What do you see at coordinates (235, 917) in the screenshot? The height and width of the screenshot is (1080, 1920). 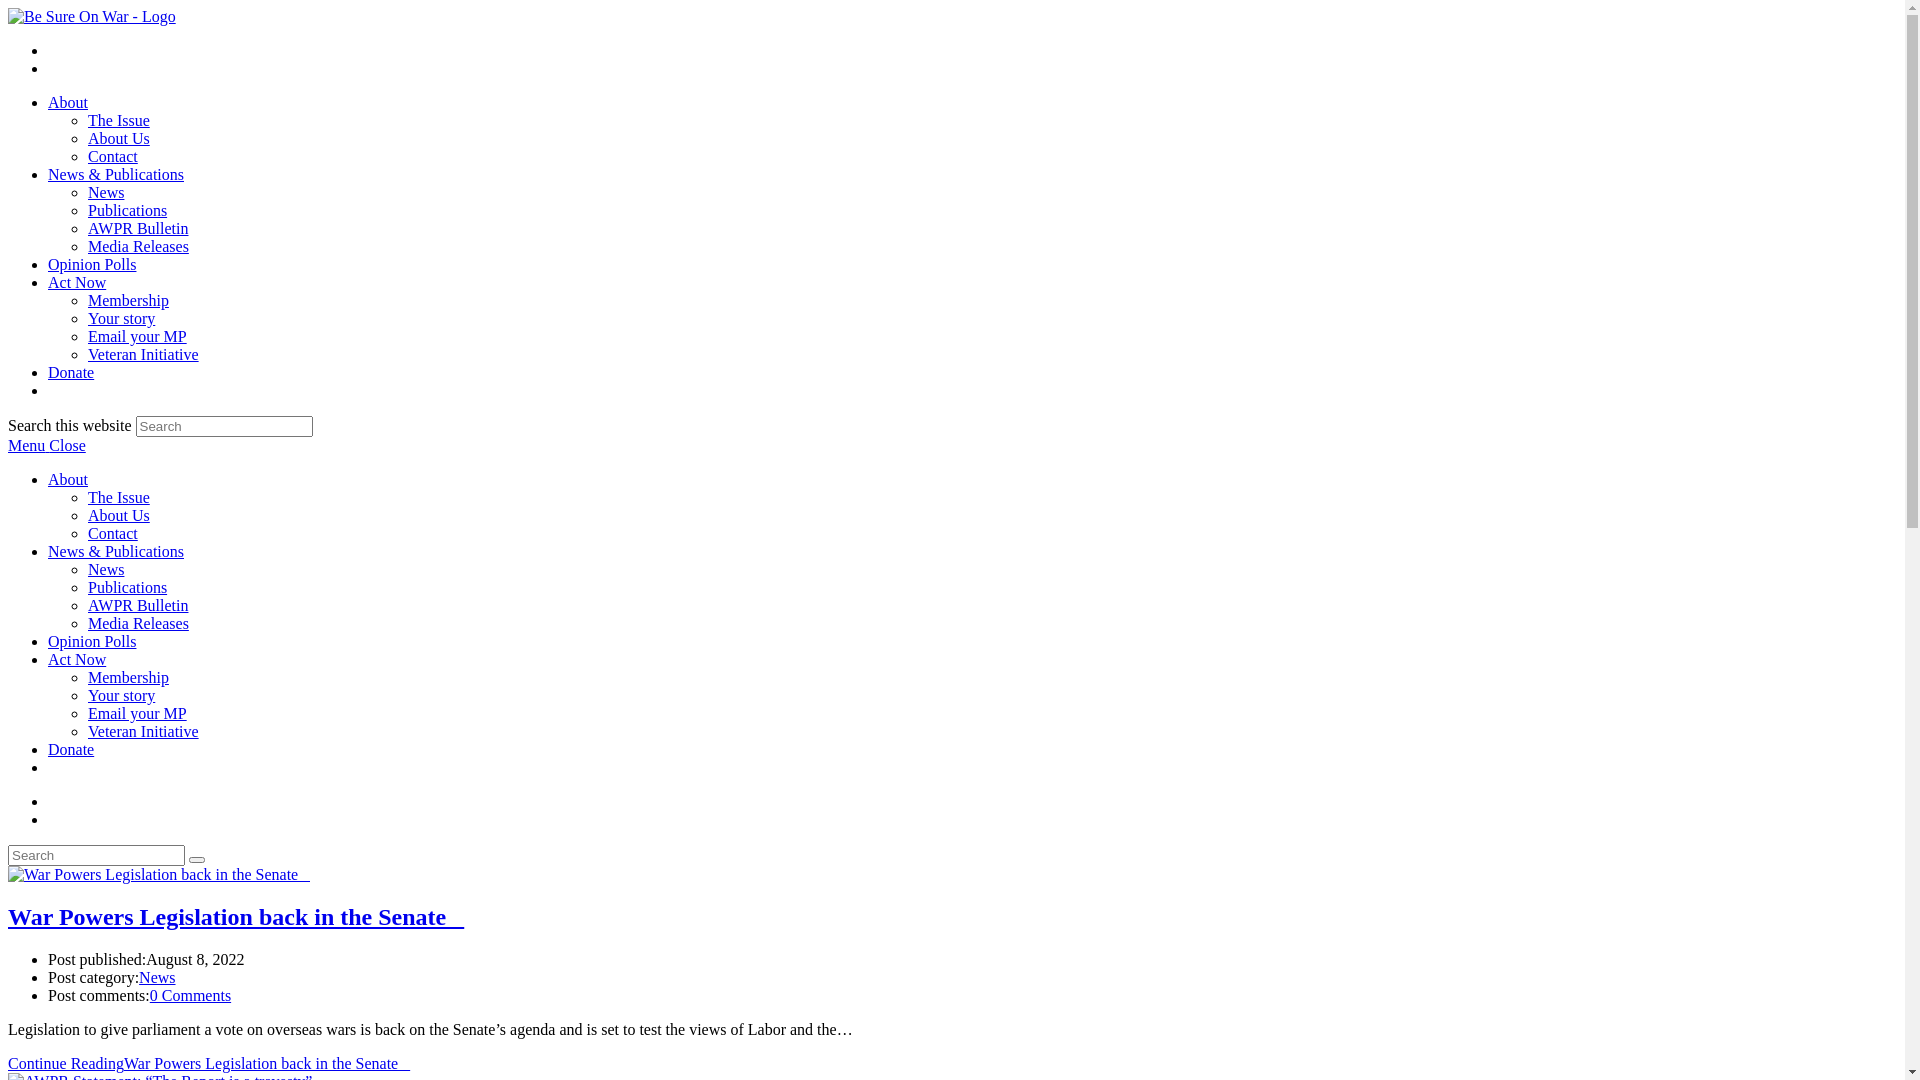 I see `'War Powers Legislation back in the Senate   '` at bounding box center [235, 917].